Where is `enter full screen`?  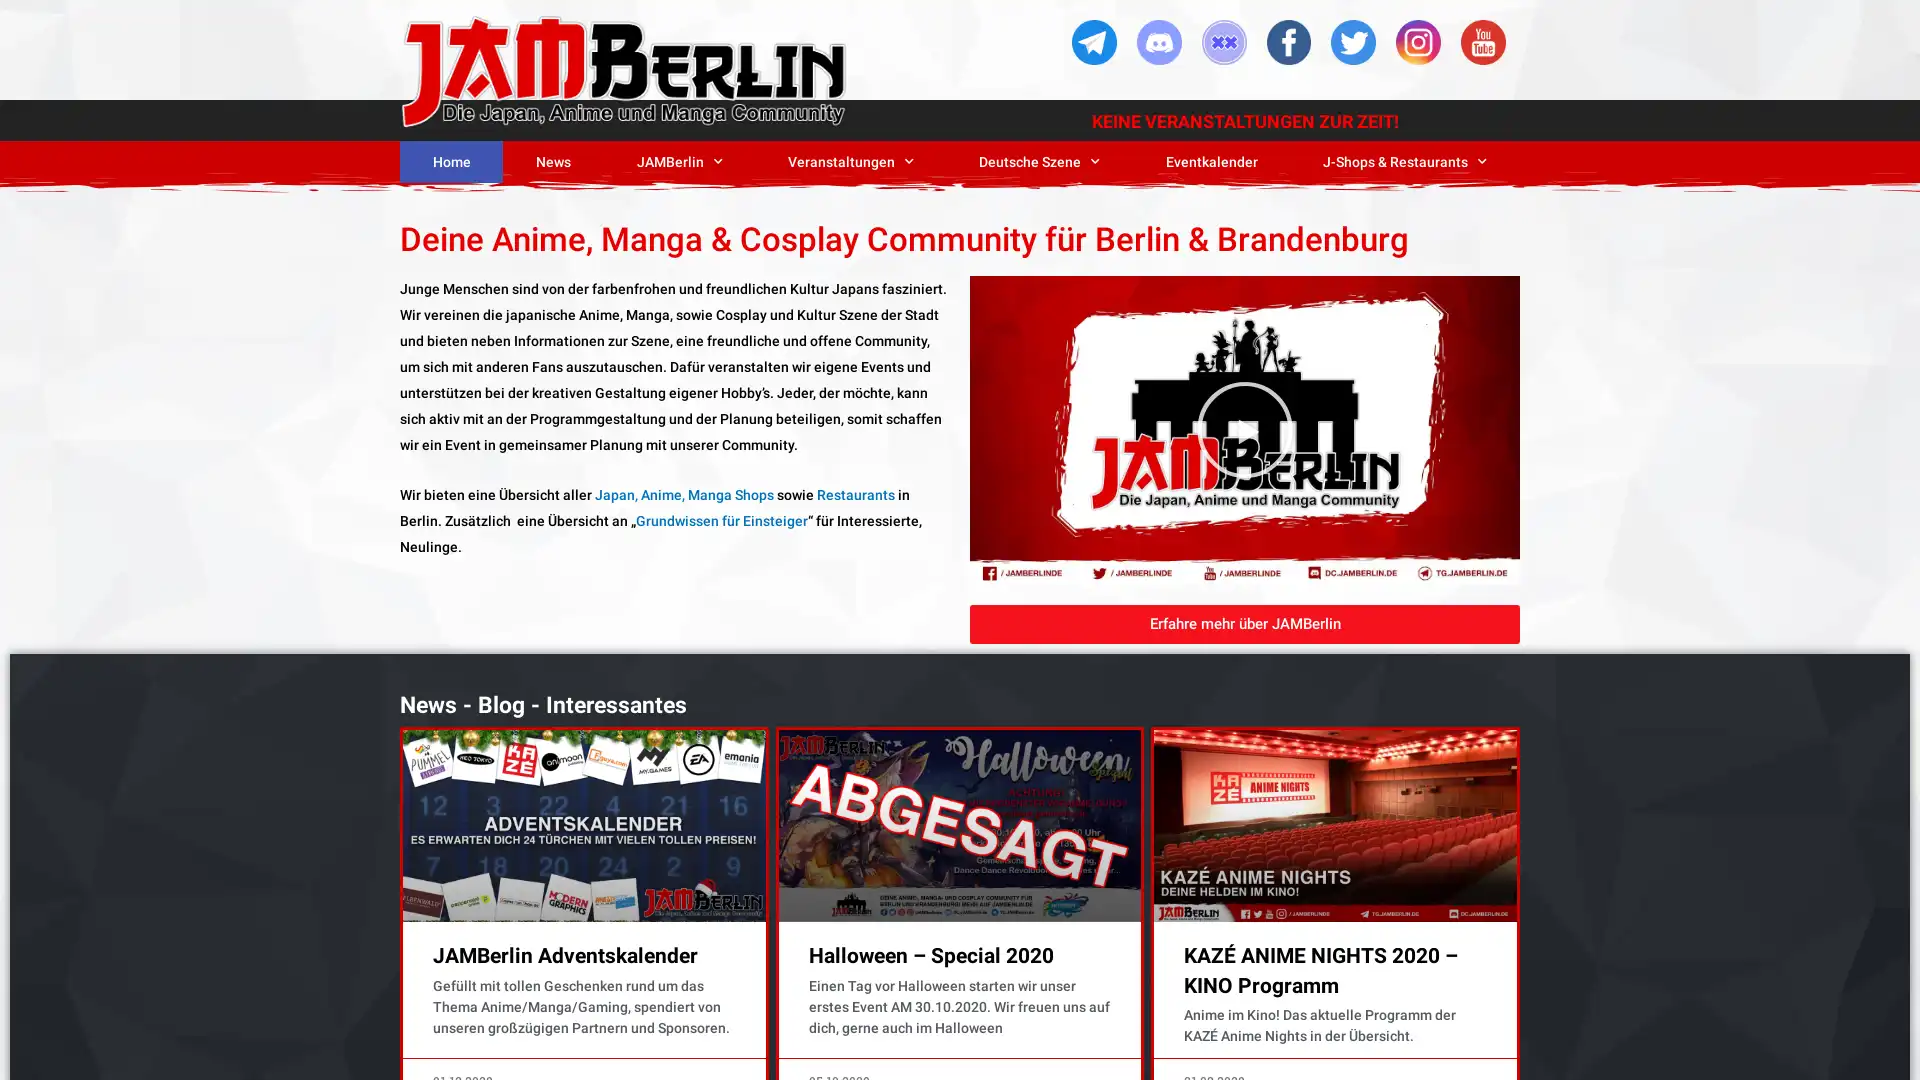
enter full screen is located at coordinates (1448, 500).